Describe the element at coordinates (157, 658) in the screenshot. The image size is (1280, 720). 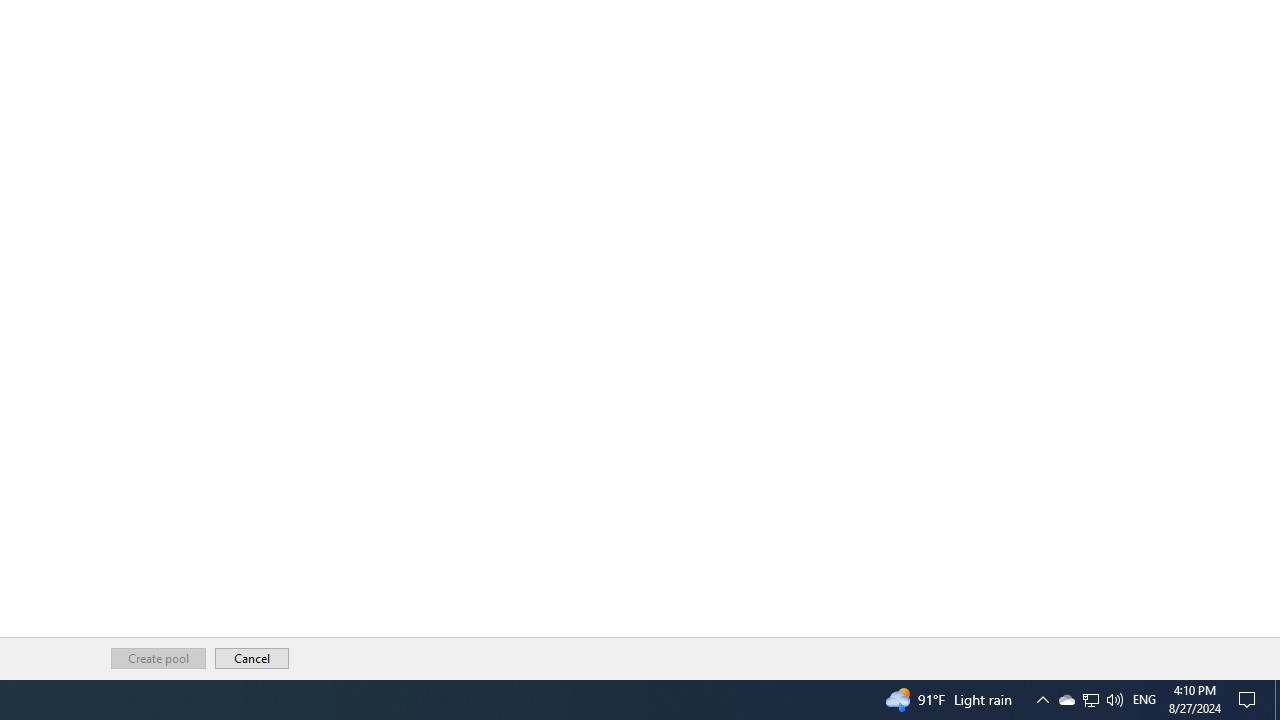
I see `'Create pool'` at that location.